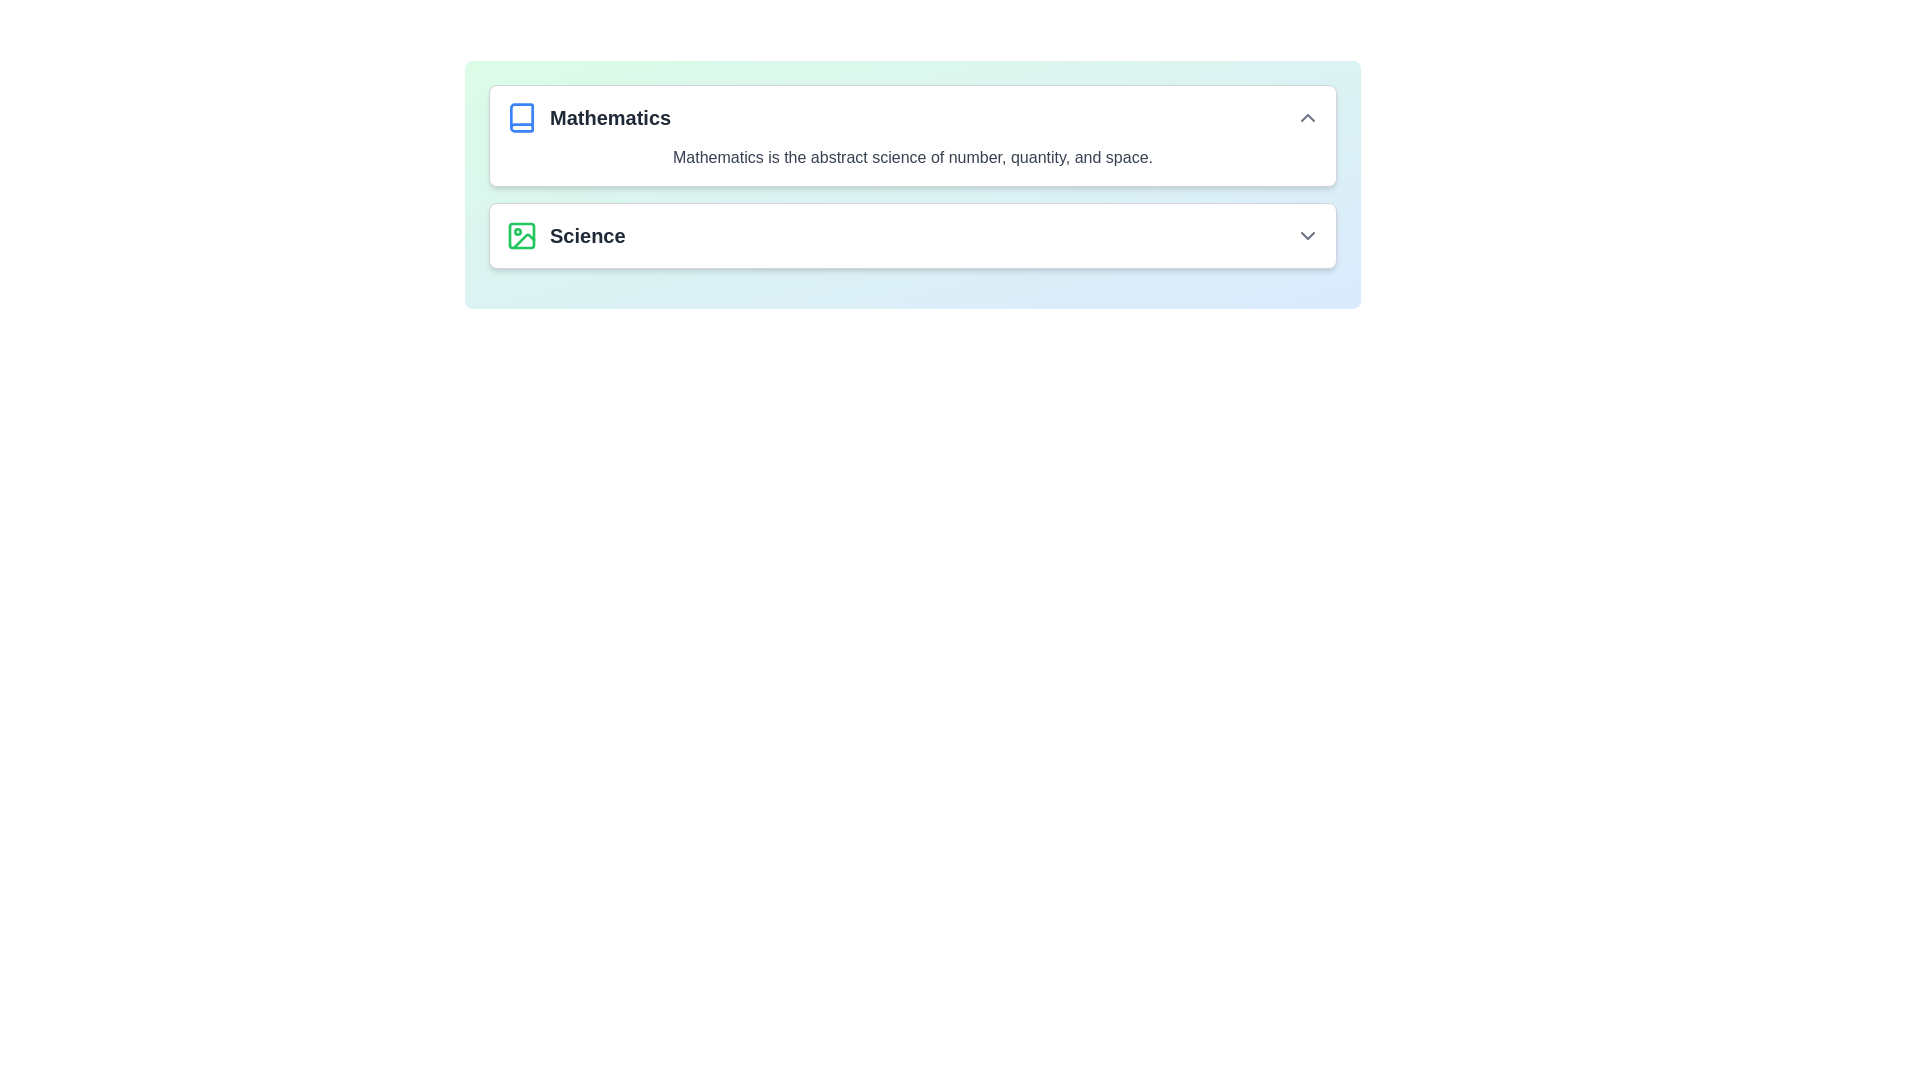 This screenshot has width=1920, height=1080. I want to click on the 'Science' category icon located in the second card of selectable options, positioned directly below the 'Mathematics' card, so click(564, 234).